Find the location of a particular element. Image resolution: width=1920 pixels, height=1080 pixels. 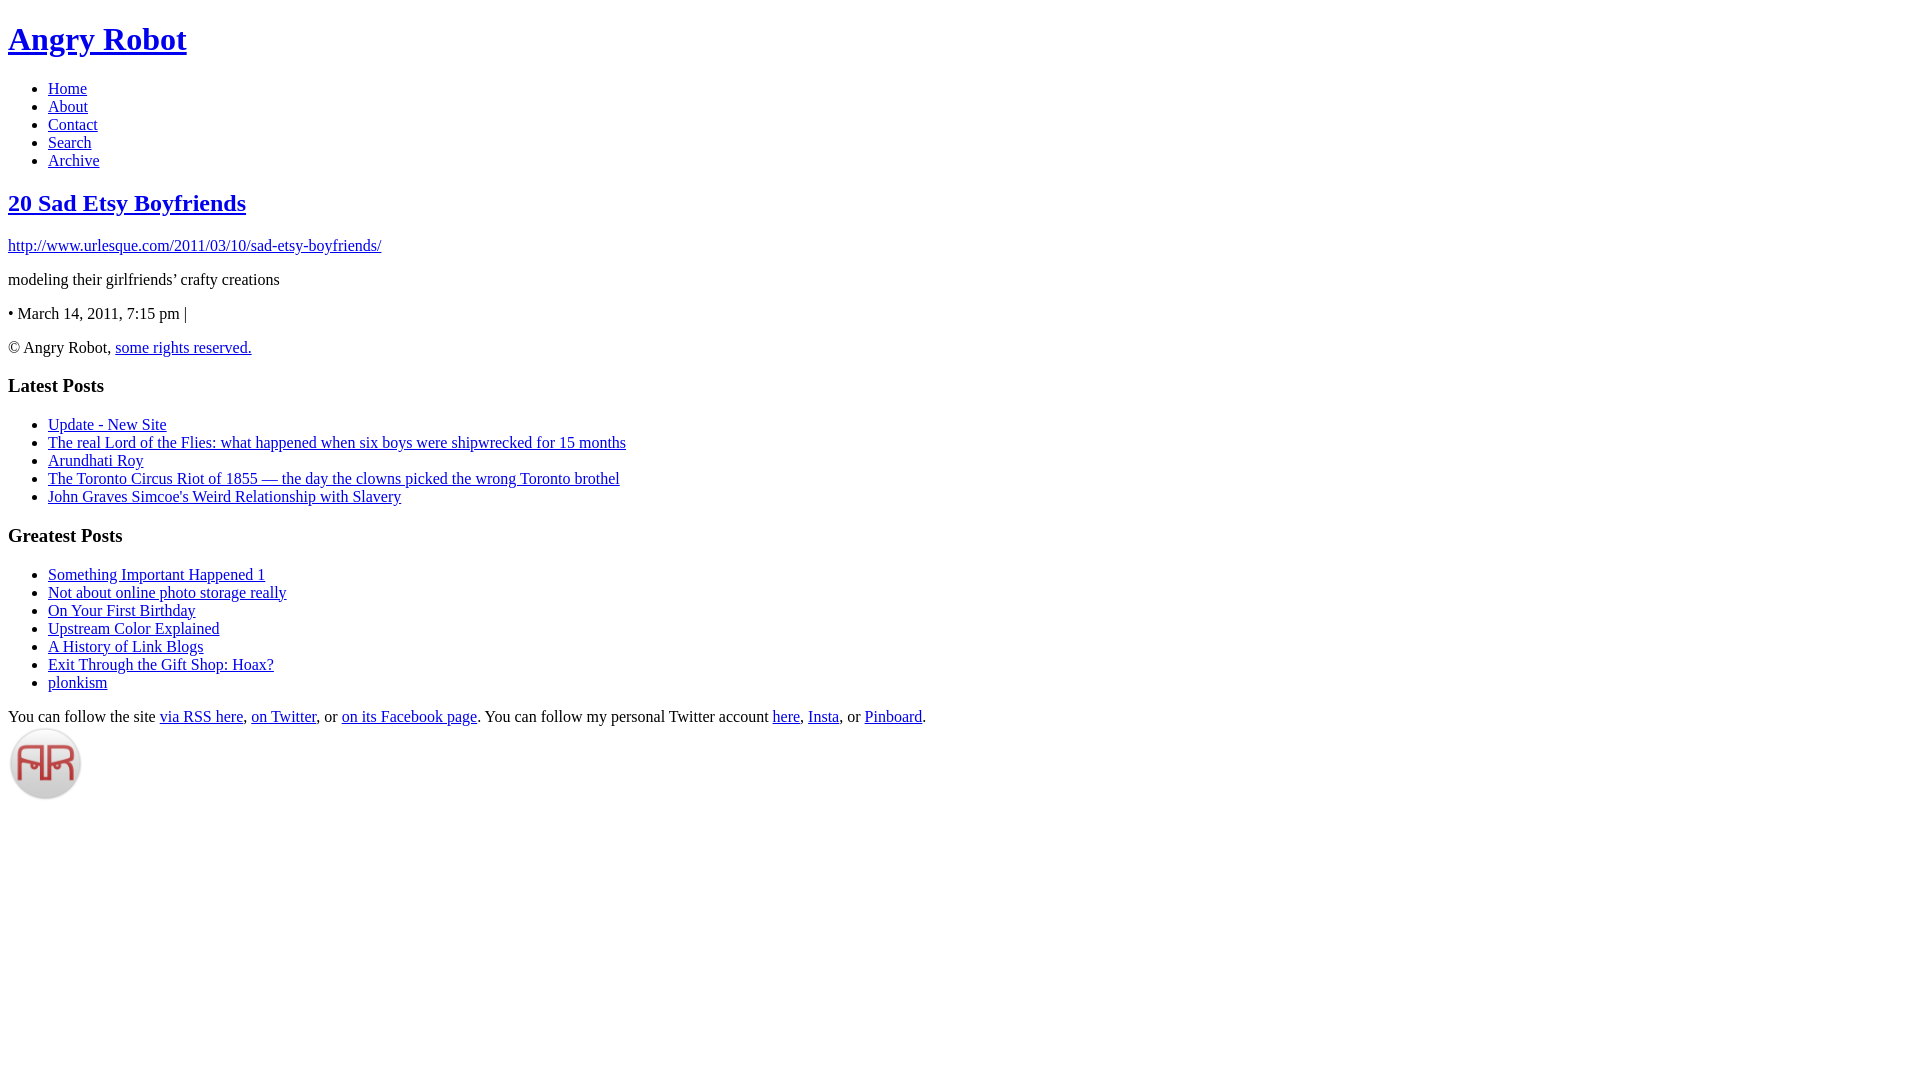

'via RSS here' is located at coordinates (201, 715).